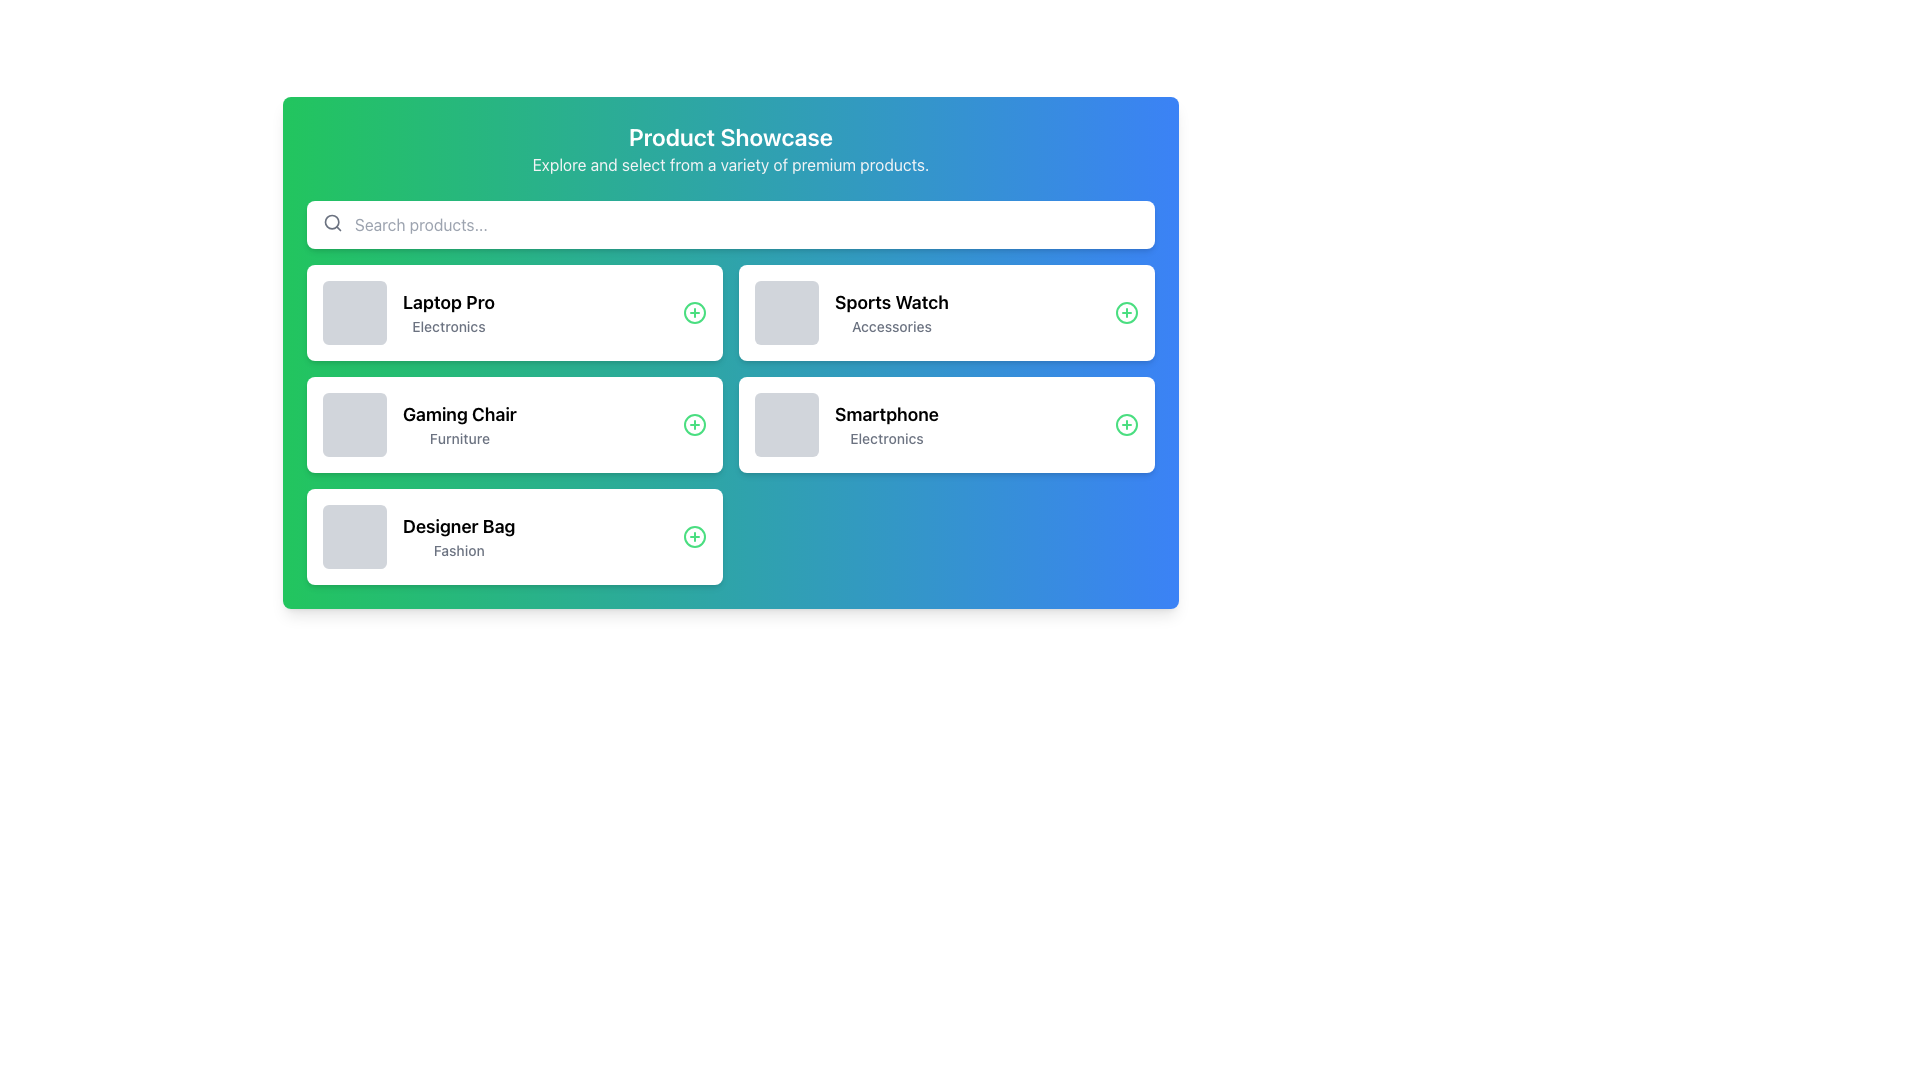  Describe the element at coordinates (695, 535) in the screenshot. I see `the circular green outlined button with a '+' icon located at the far right of the 'Designer Bag' product card` at that location.